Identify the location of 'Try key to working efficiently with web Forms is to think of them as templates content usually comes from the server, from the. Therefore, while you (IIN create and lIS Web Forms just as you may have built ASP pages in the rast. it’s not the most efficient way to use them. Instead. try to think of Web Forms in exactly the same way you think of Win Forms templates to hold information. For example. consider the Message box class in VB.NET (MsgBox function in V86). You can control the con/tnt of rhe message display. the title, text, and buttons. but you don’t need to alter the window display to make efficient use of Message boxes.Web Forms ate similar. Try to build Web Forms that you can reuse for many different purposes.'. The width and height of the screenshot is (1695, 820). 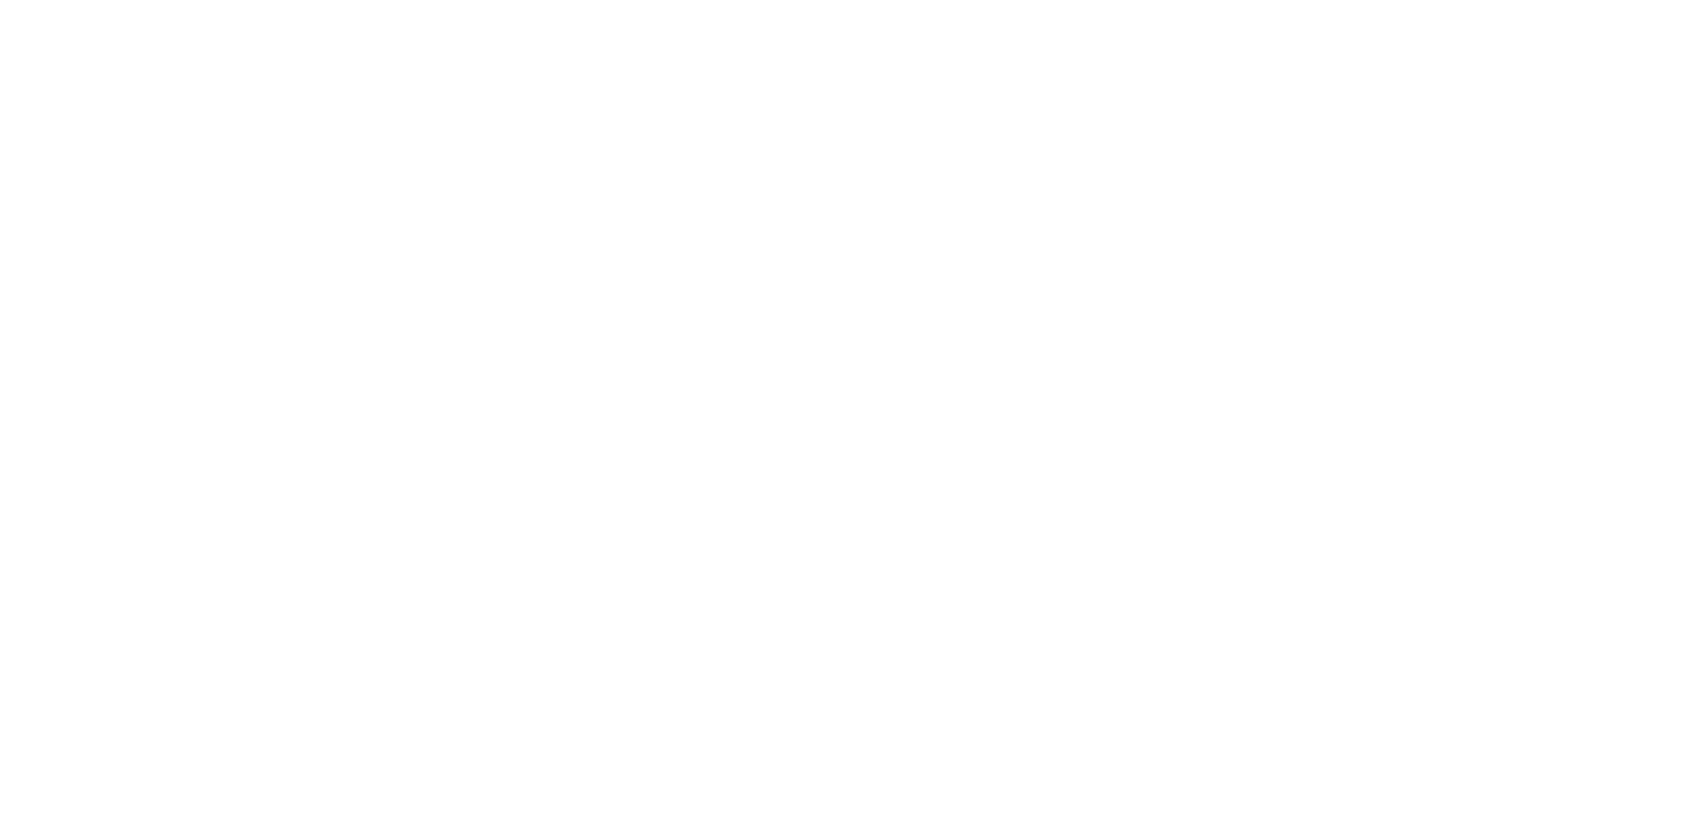
(725, 388).